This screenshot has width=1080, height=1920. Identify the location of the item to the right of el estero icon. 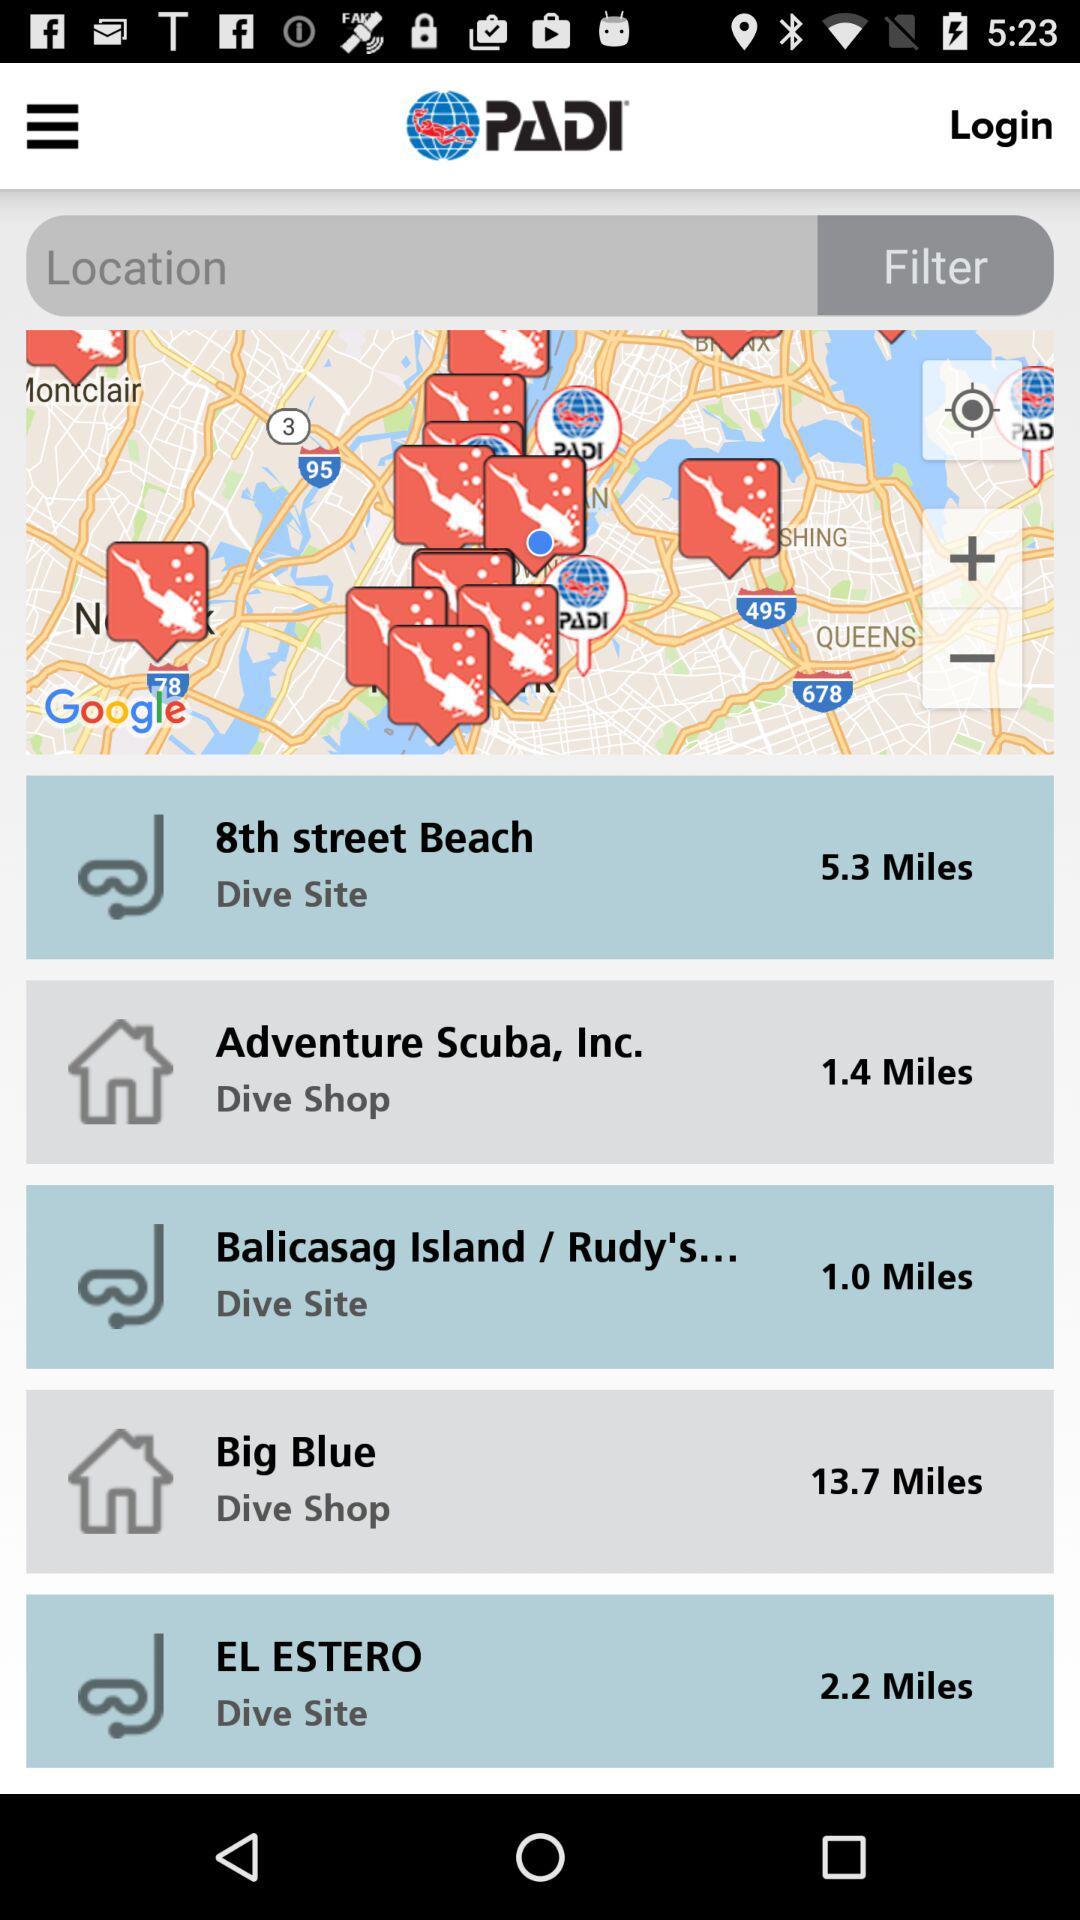
(909, 1680).